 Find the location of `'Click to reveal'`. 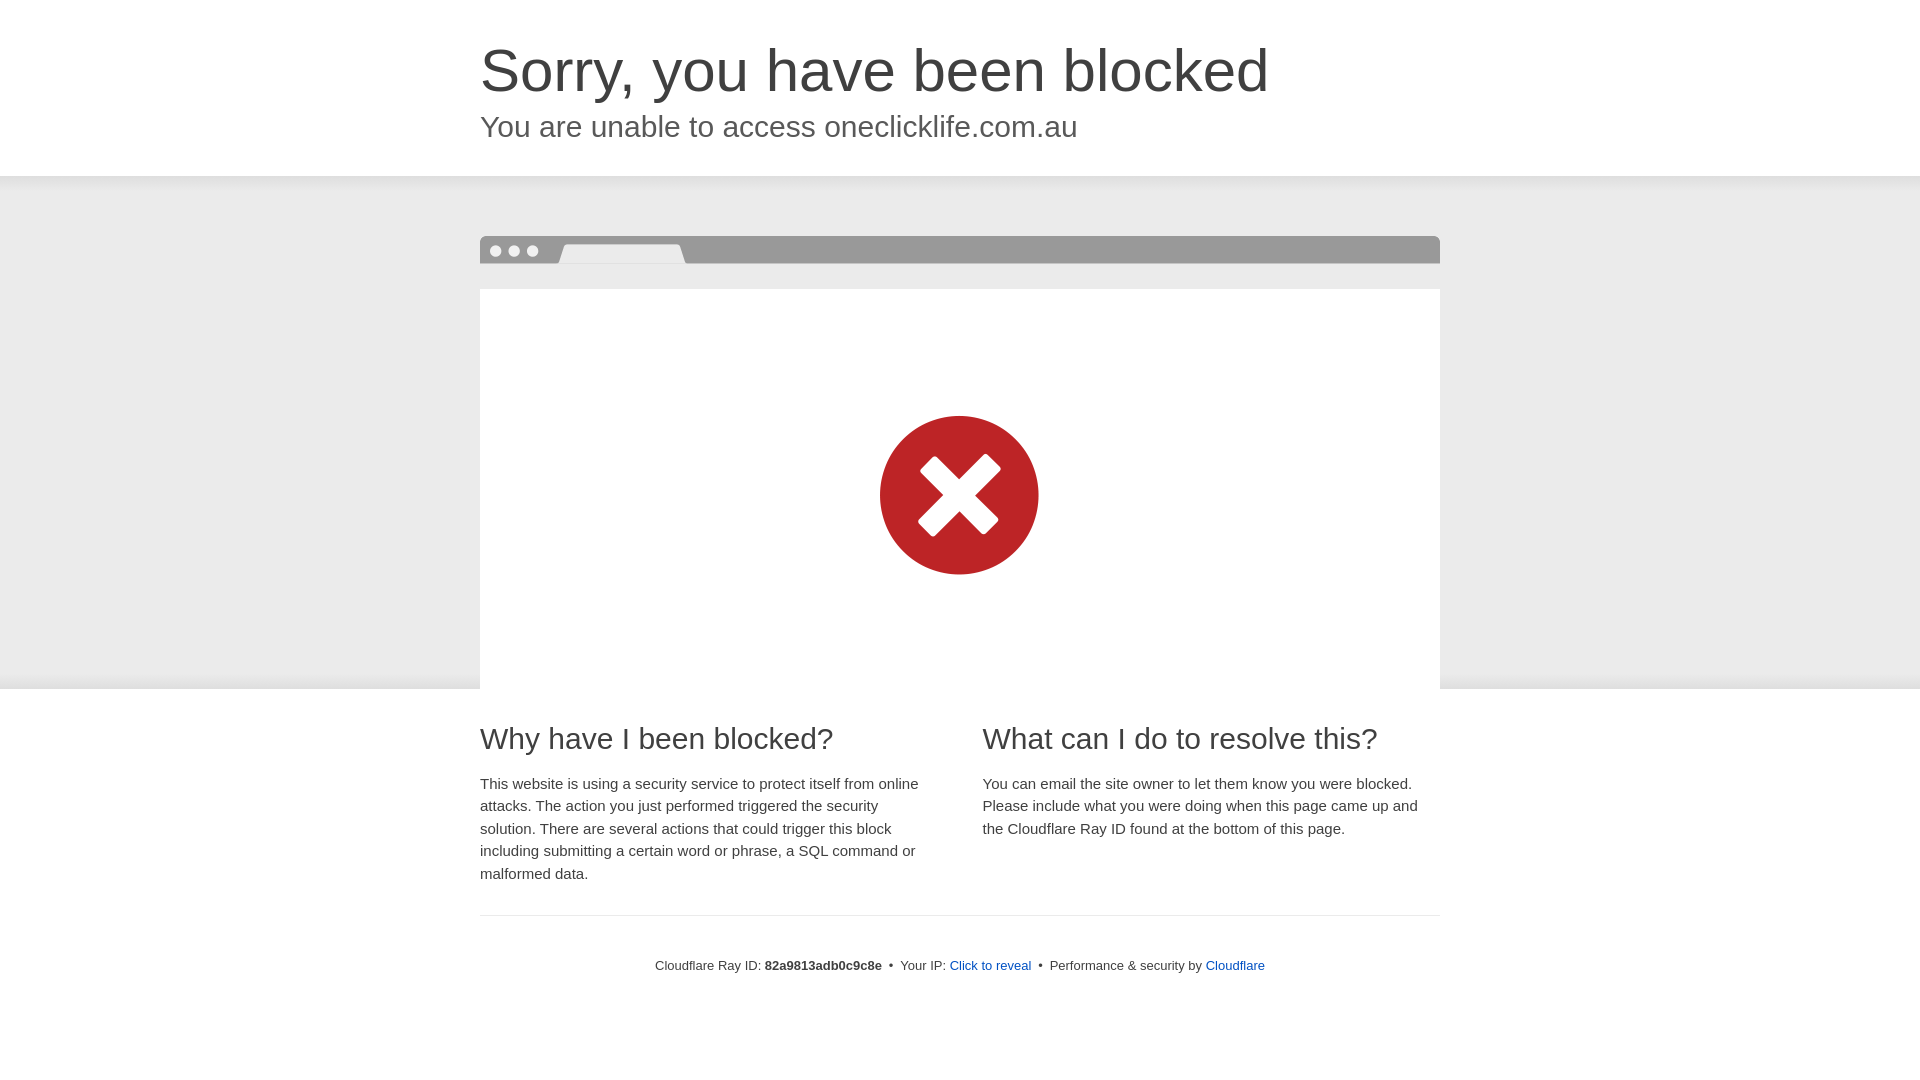

'Click to reveal' is located at coordinates (990, 964).